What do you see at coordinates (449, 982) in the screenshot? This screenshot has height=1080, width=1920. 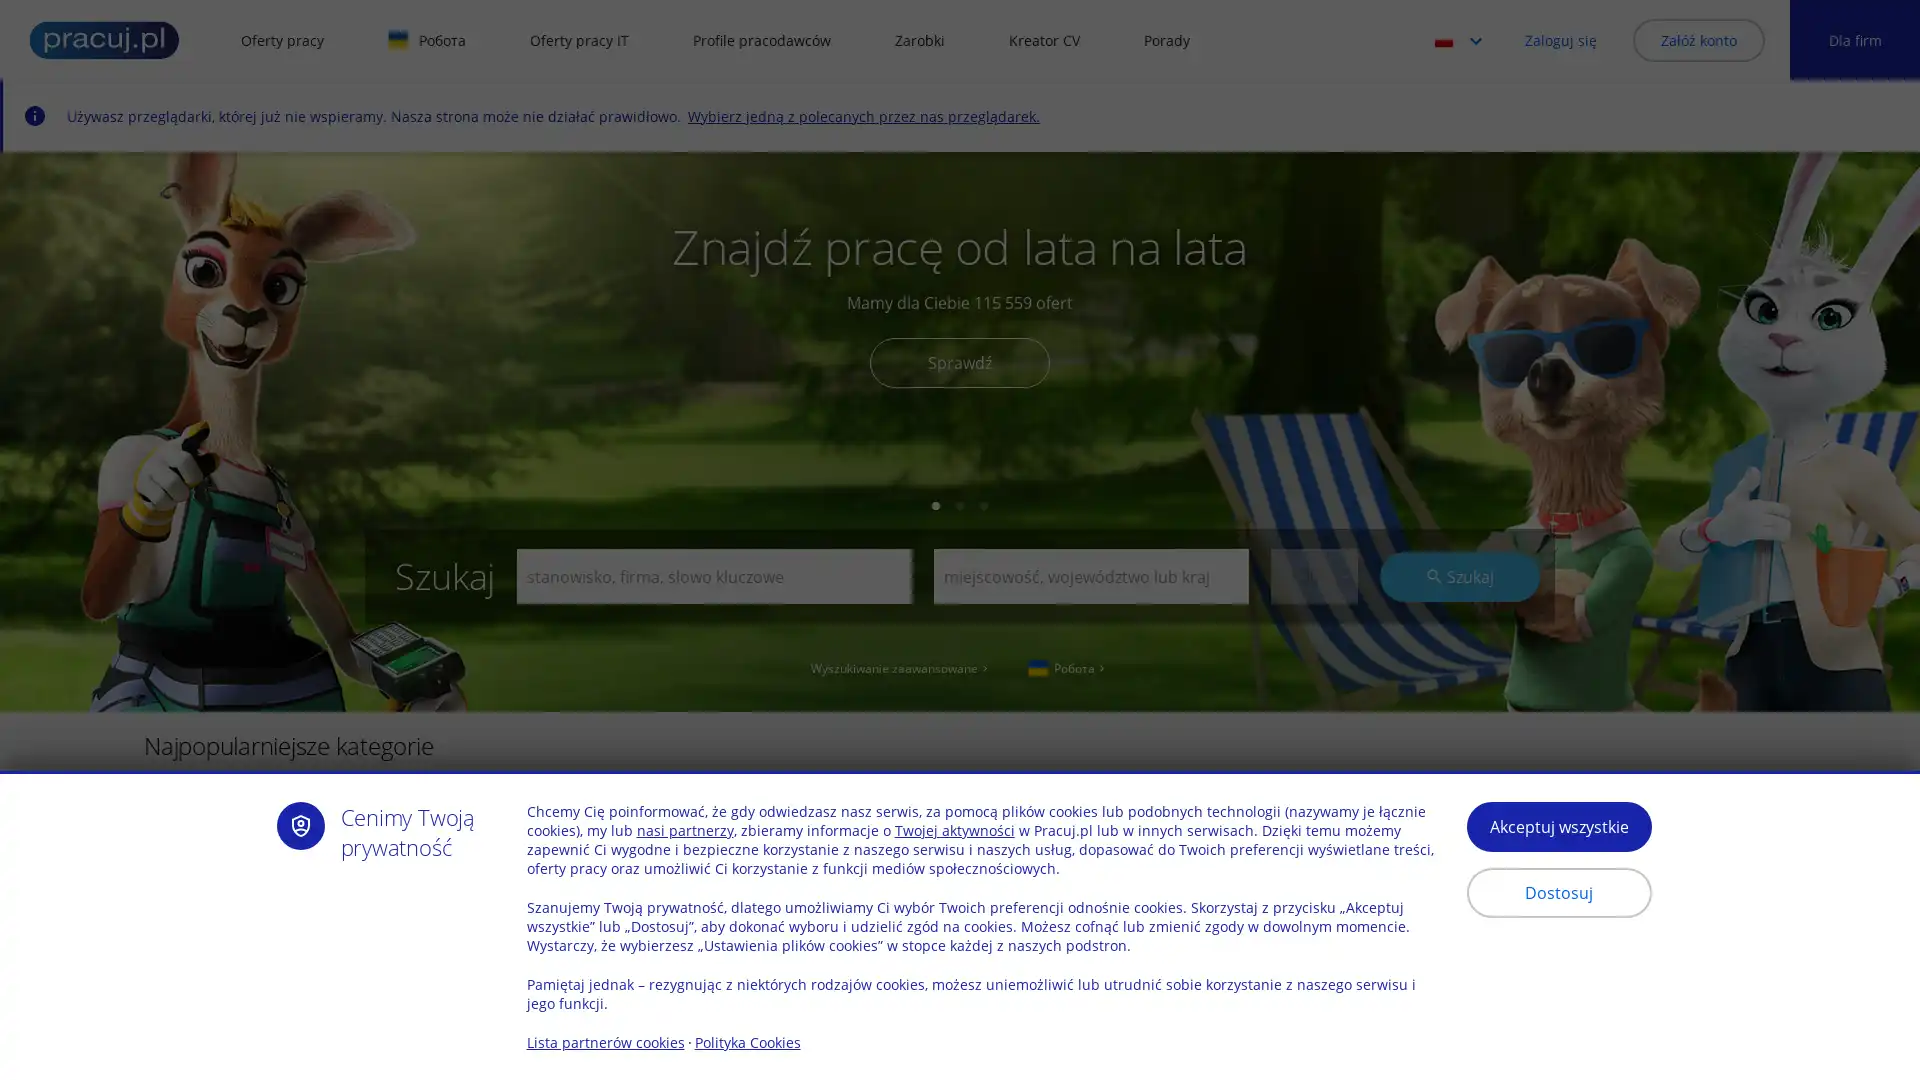 I see `ZAPISANE` at bounding box center [449, 982].